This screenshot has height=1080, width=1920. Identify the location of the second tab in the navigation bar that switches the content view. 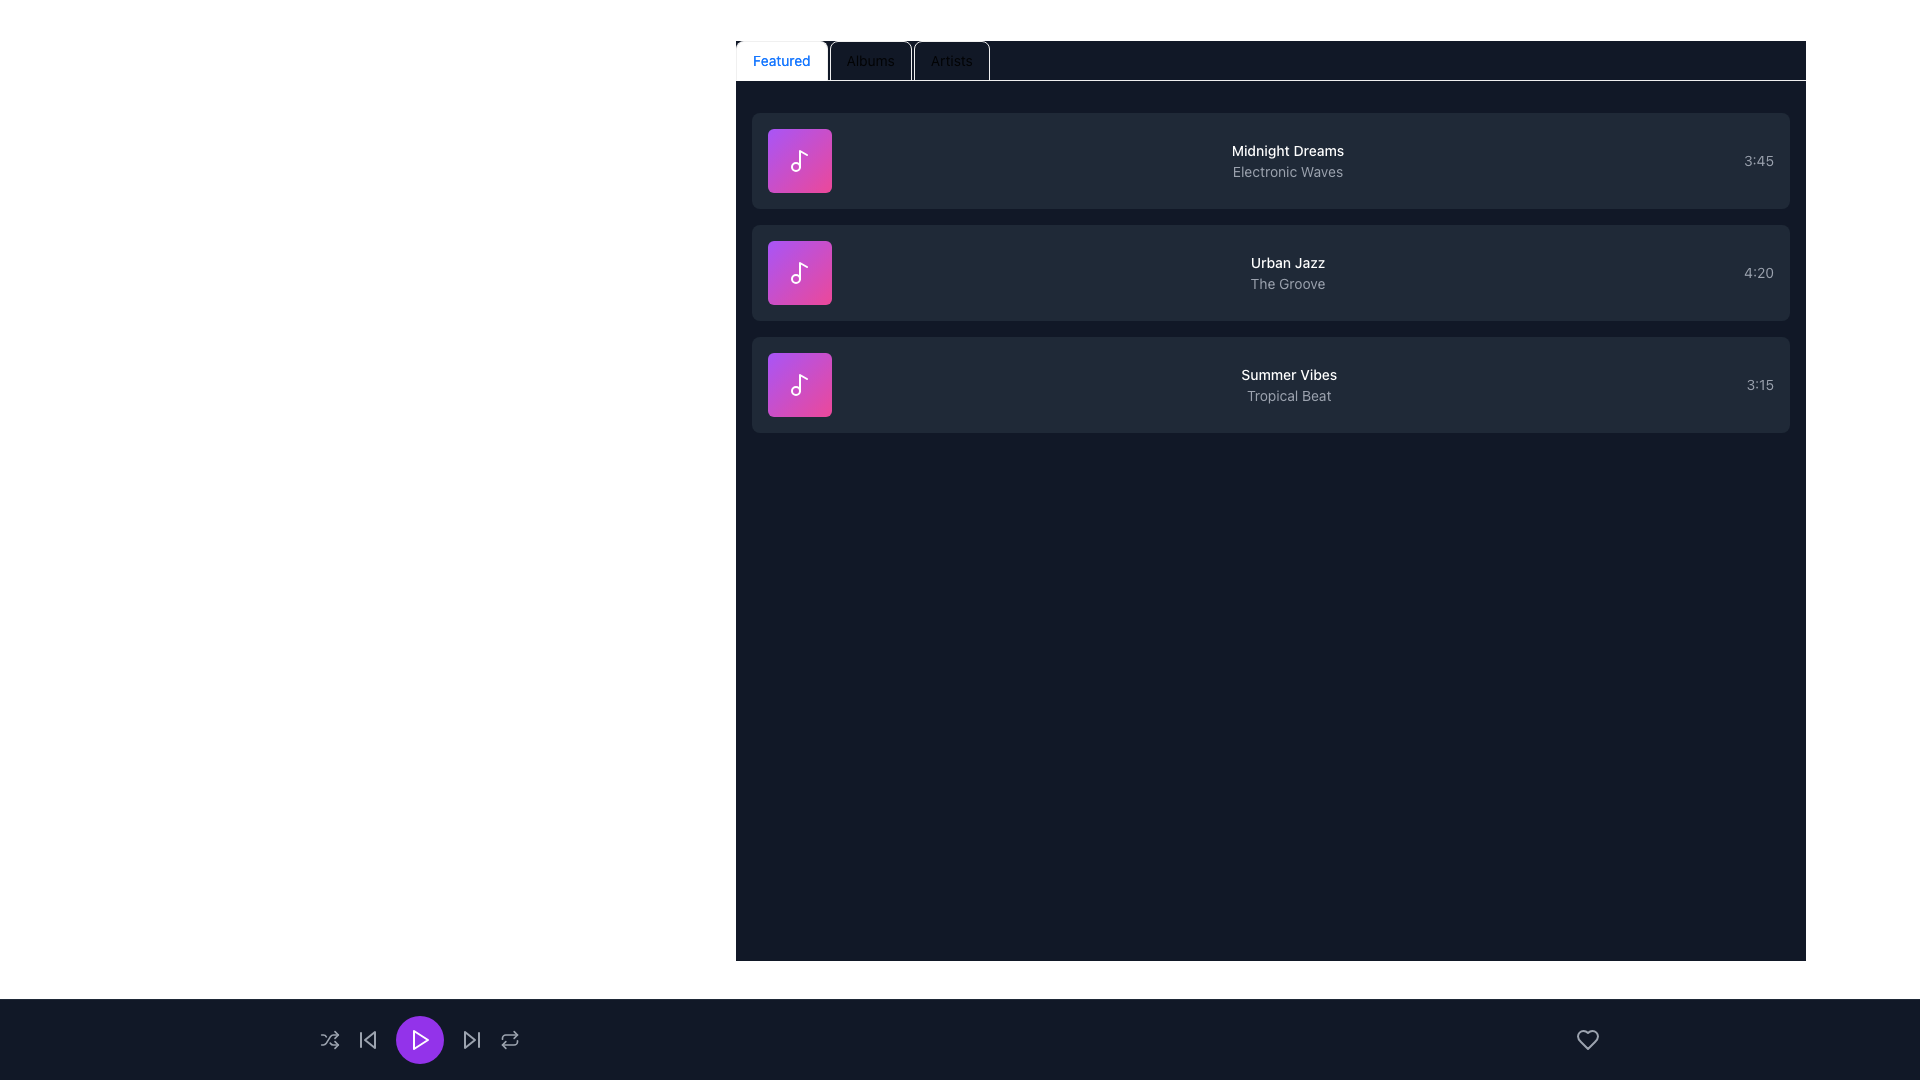
(870, 60).